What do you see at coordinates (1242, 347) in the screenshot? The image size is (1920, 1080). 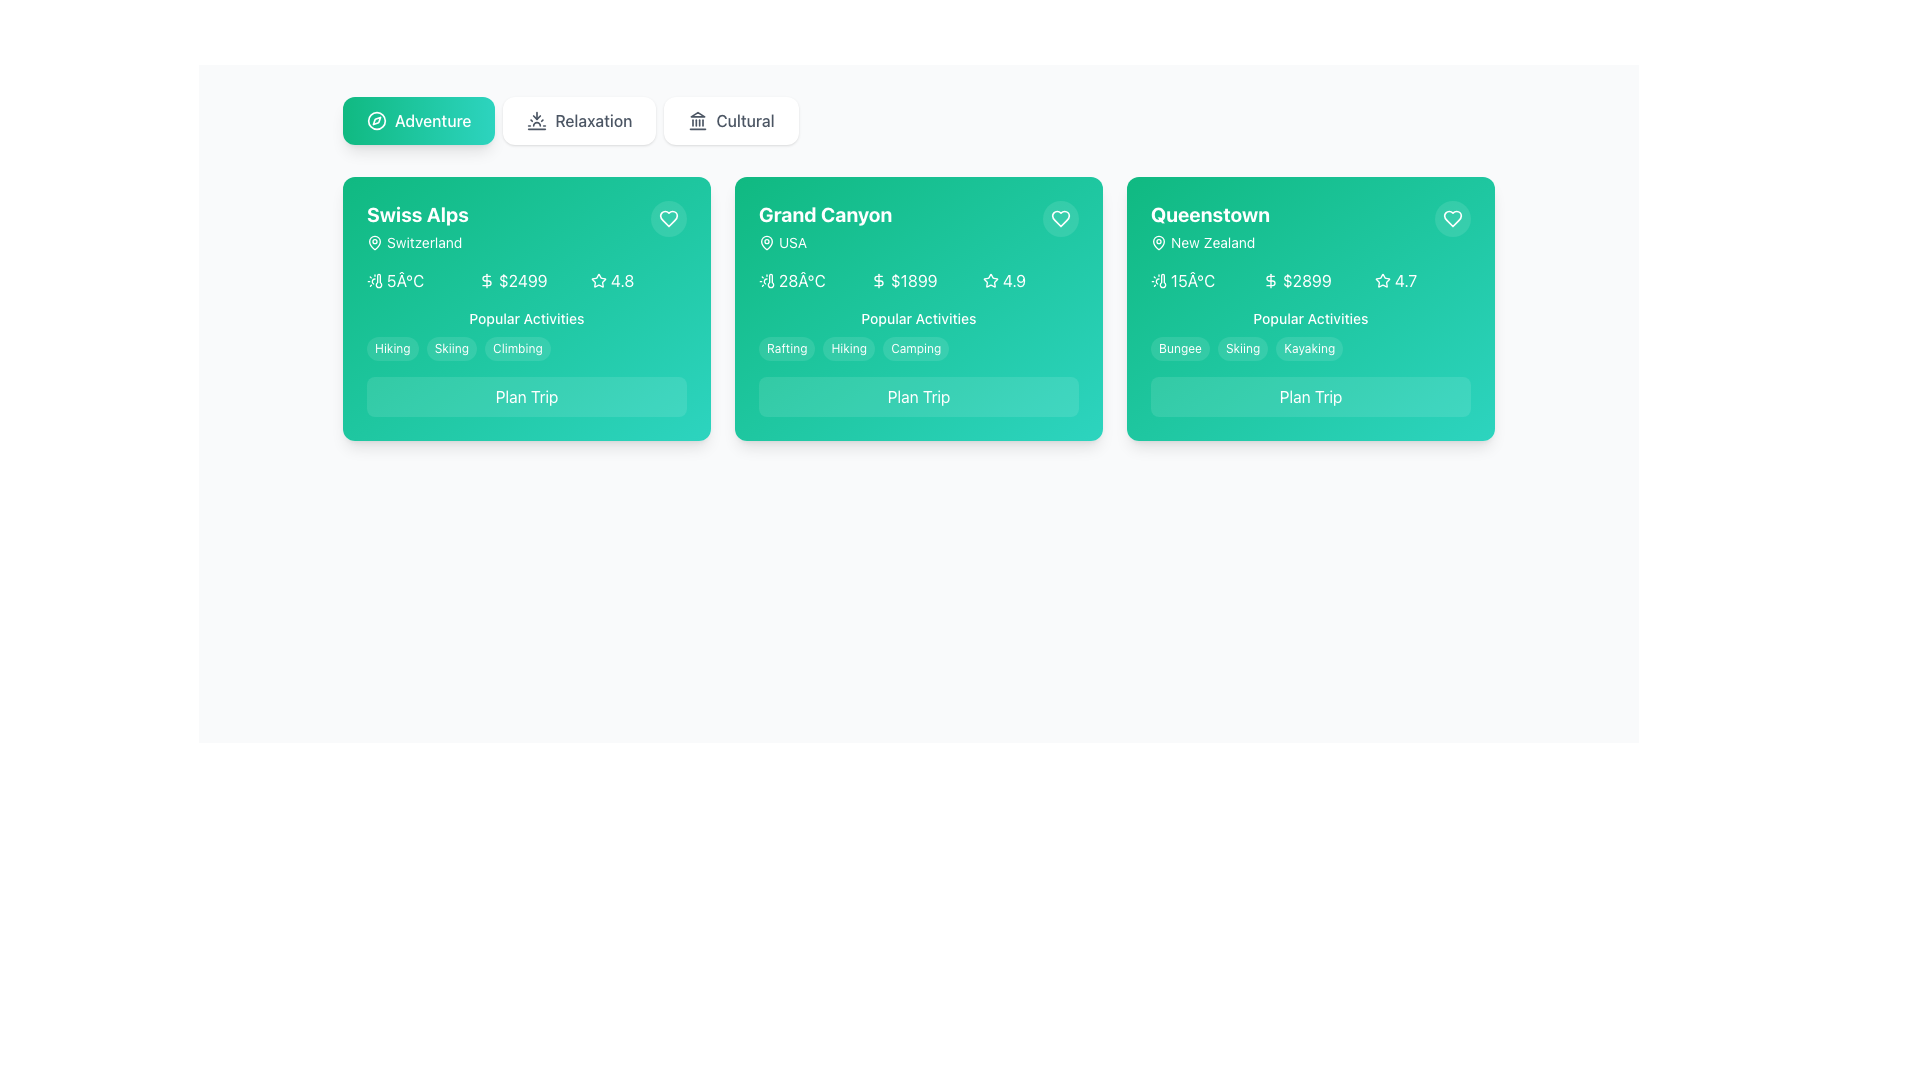 I see `the 'Skiing' label, which is the second label in a horizontal group of three within the 'Popular Activities' section of the 'Queenstown' card` at bounding box center [1242, 347].